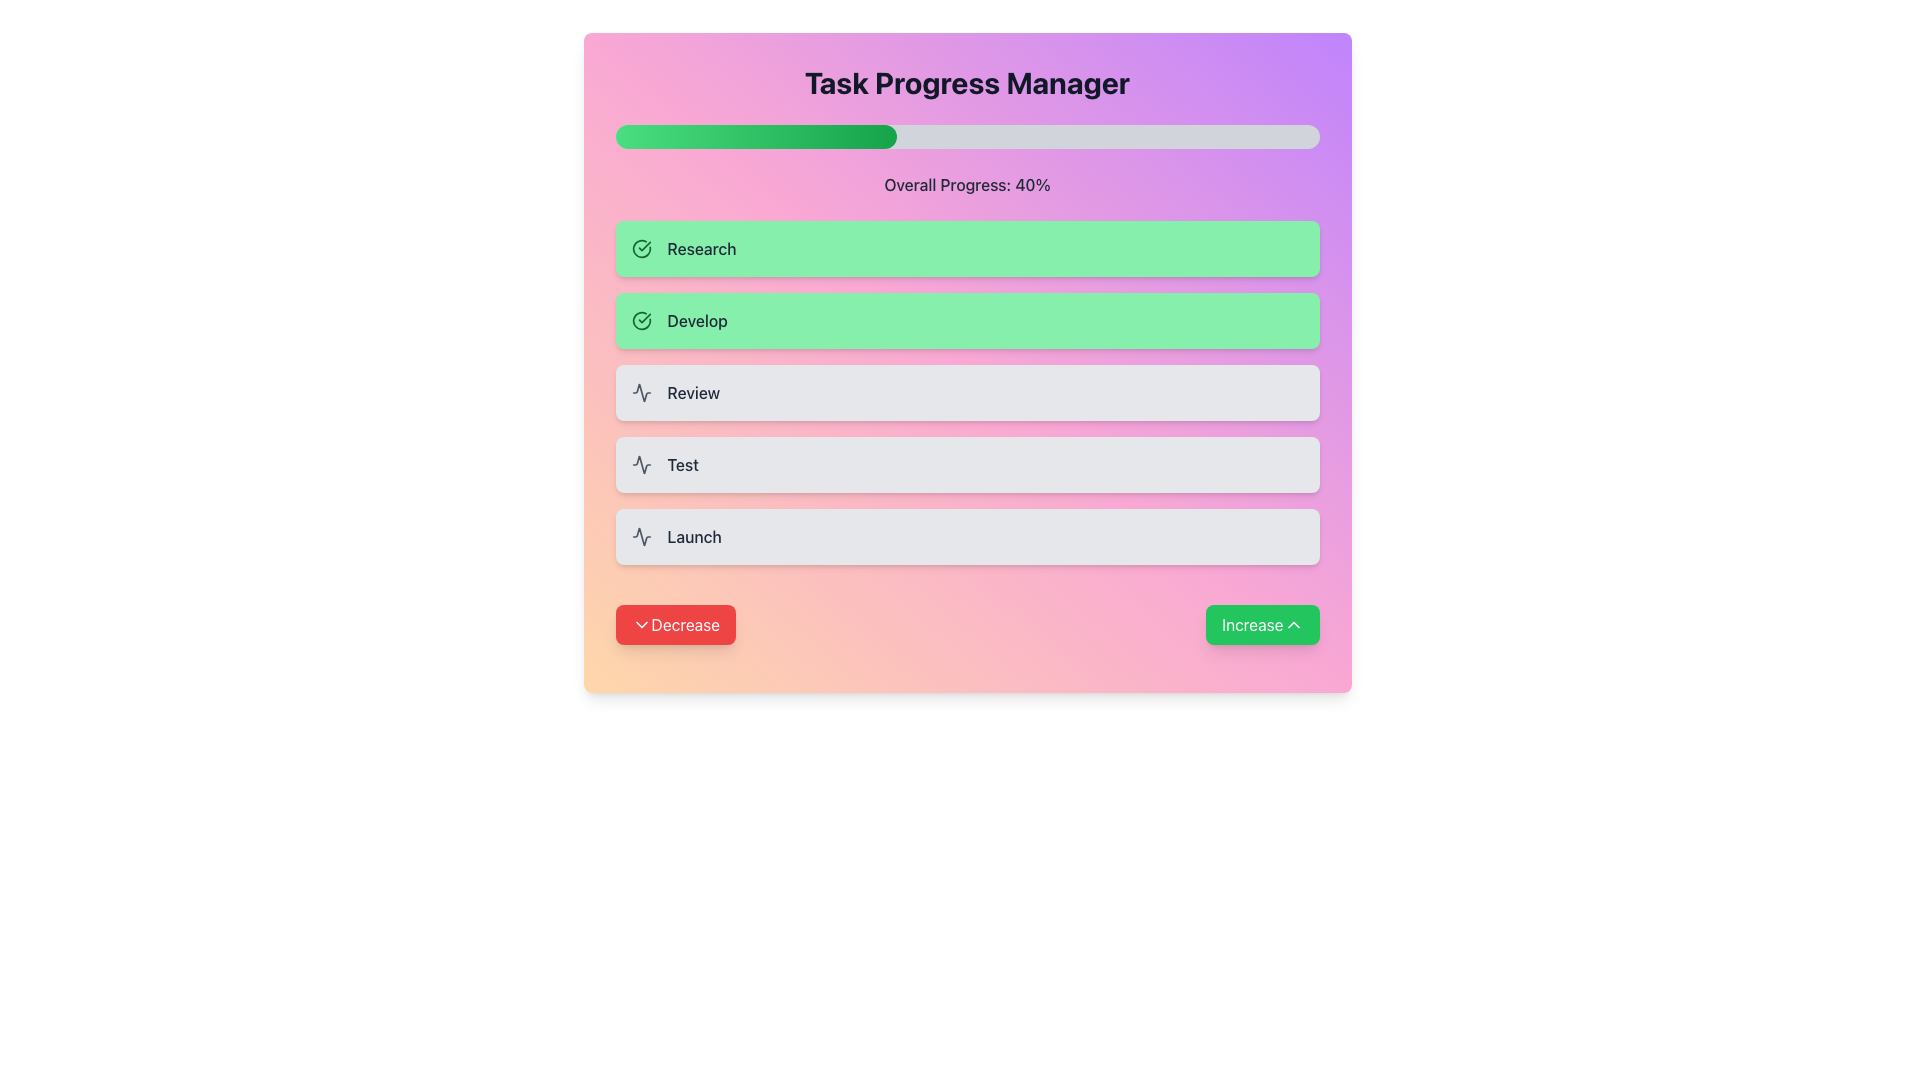 This screenshot has width=1920, height=1080. What do you see at coordinates (641, 535) in the screenshot?
I see `the decorative icon representing the 'Launch' task option, which is positioned on the far left of the 'Launch' row adjacent to the text 'Launch'` at bounding box center [641, 535].